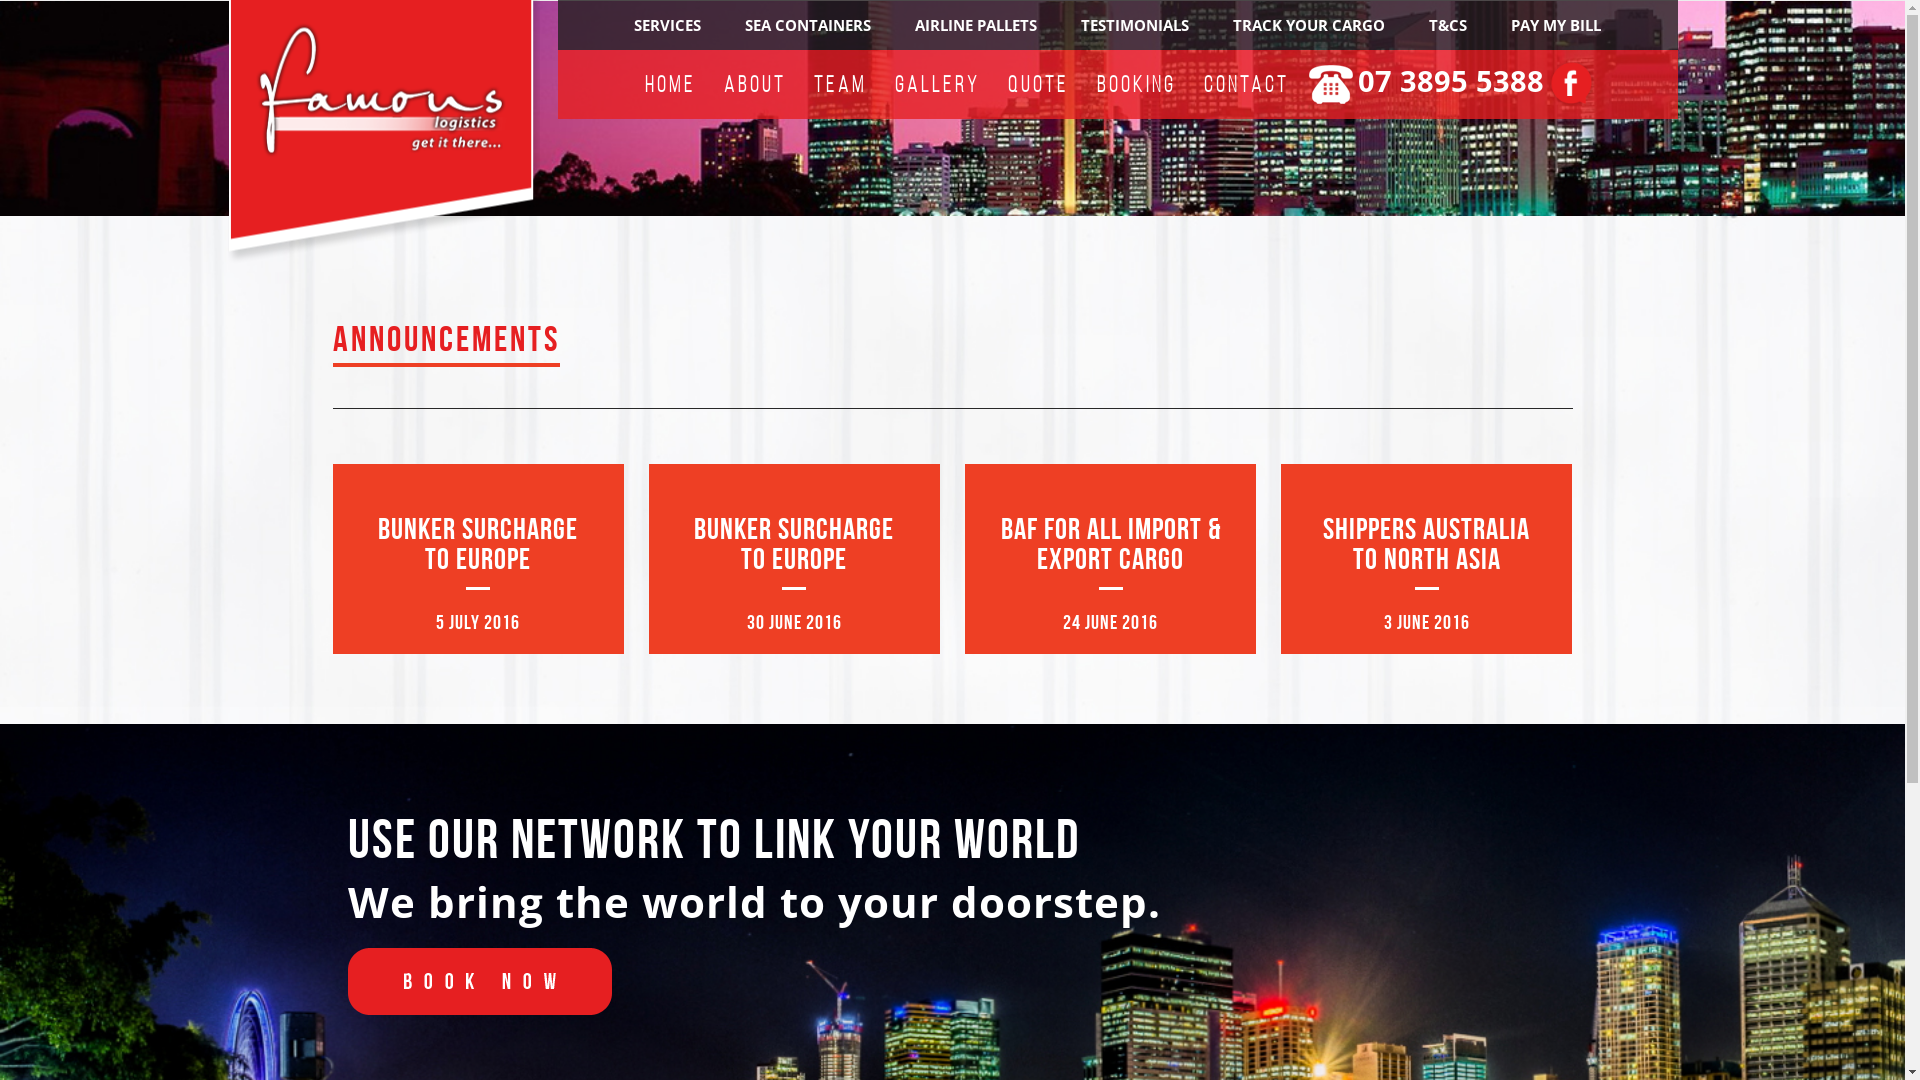 The width and height of the screenshot is (1920, 1080). What do you see at coordinates (807, 24) in the screenshot?
I see `'SEA CONTAINERS'` at bounding box center [807, 24].